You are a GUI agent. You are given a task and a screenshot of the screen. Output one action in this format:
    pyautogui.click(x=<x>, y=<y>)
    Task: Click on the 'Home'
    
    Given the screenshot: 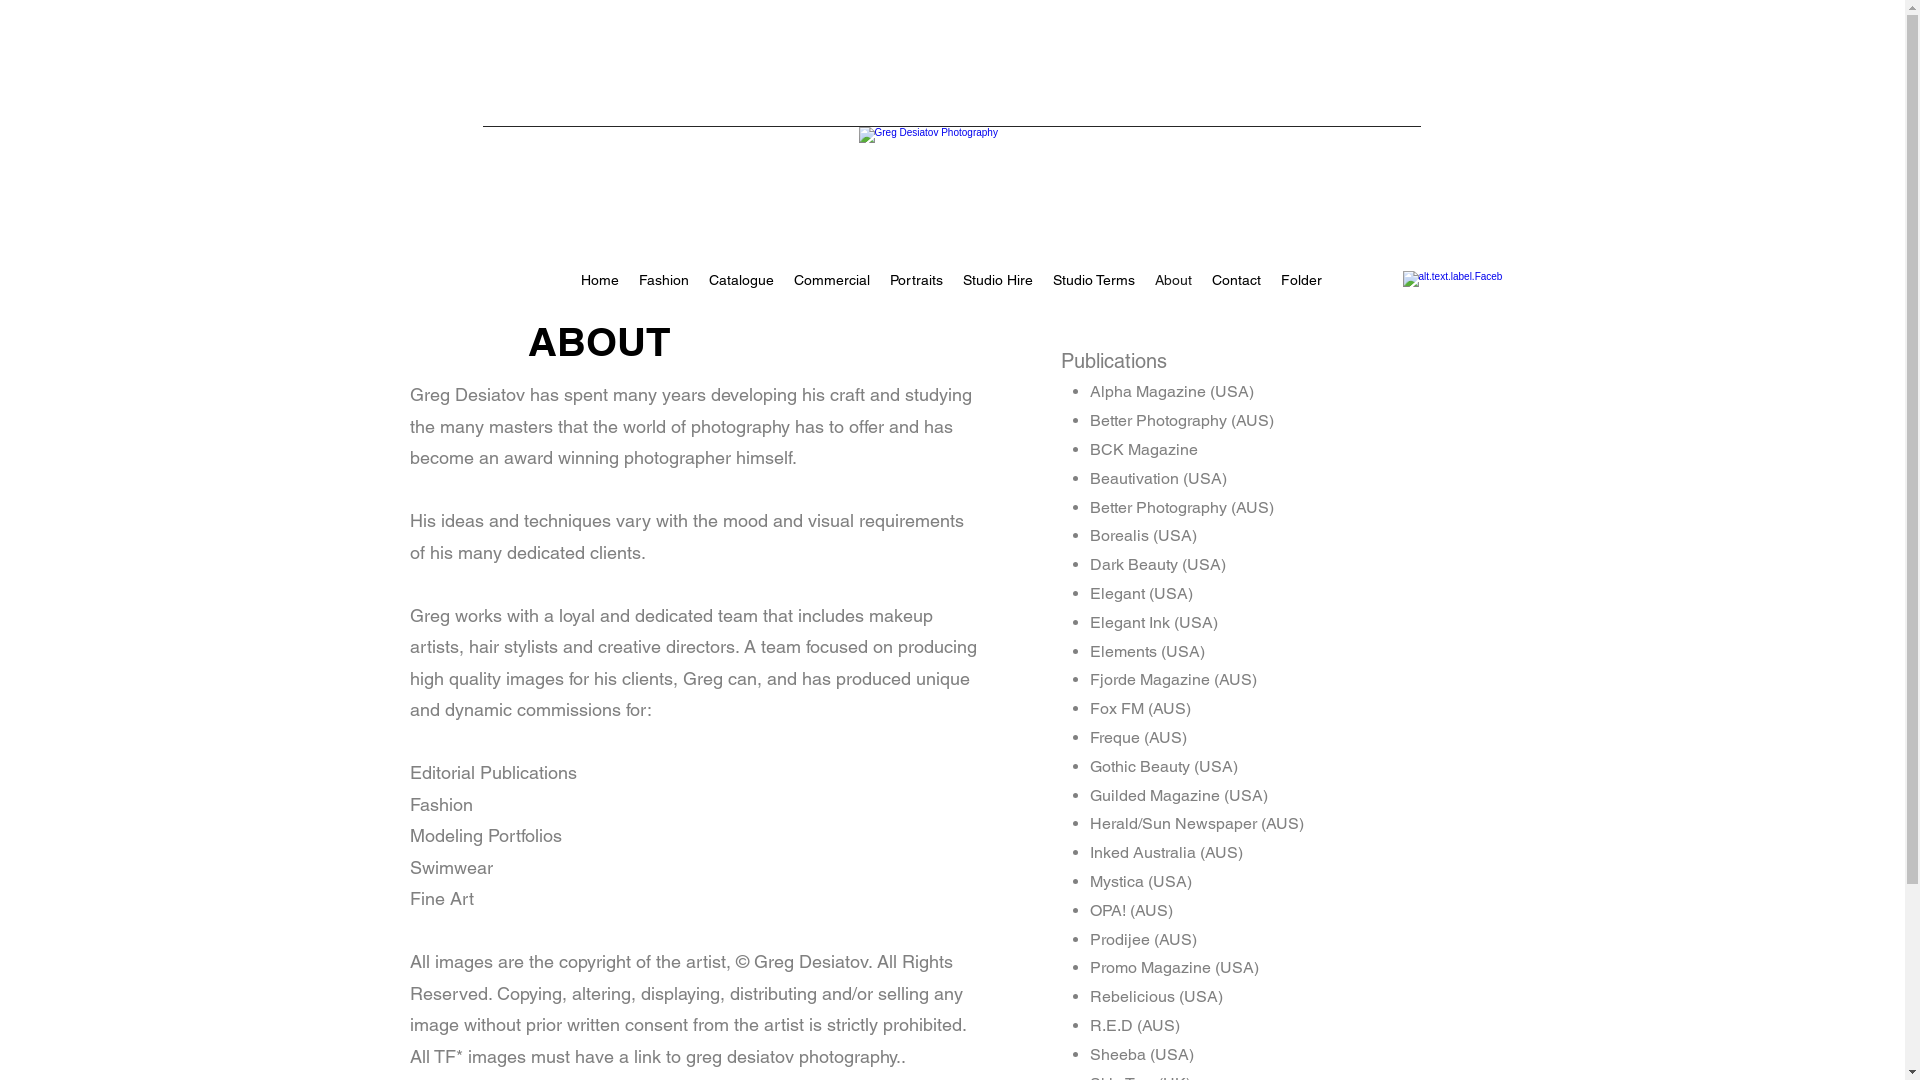 What is the action you would take?
    pyautogui.click(x=599, y=280)
    